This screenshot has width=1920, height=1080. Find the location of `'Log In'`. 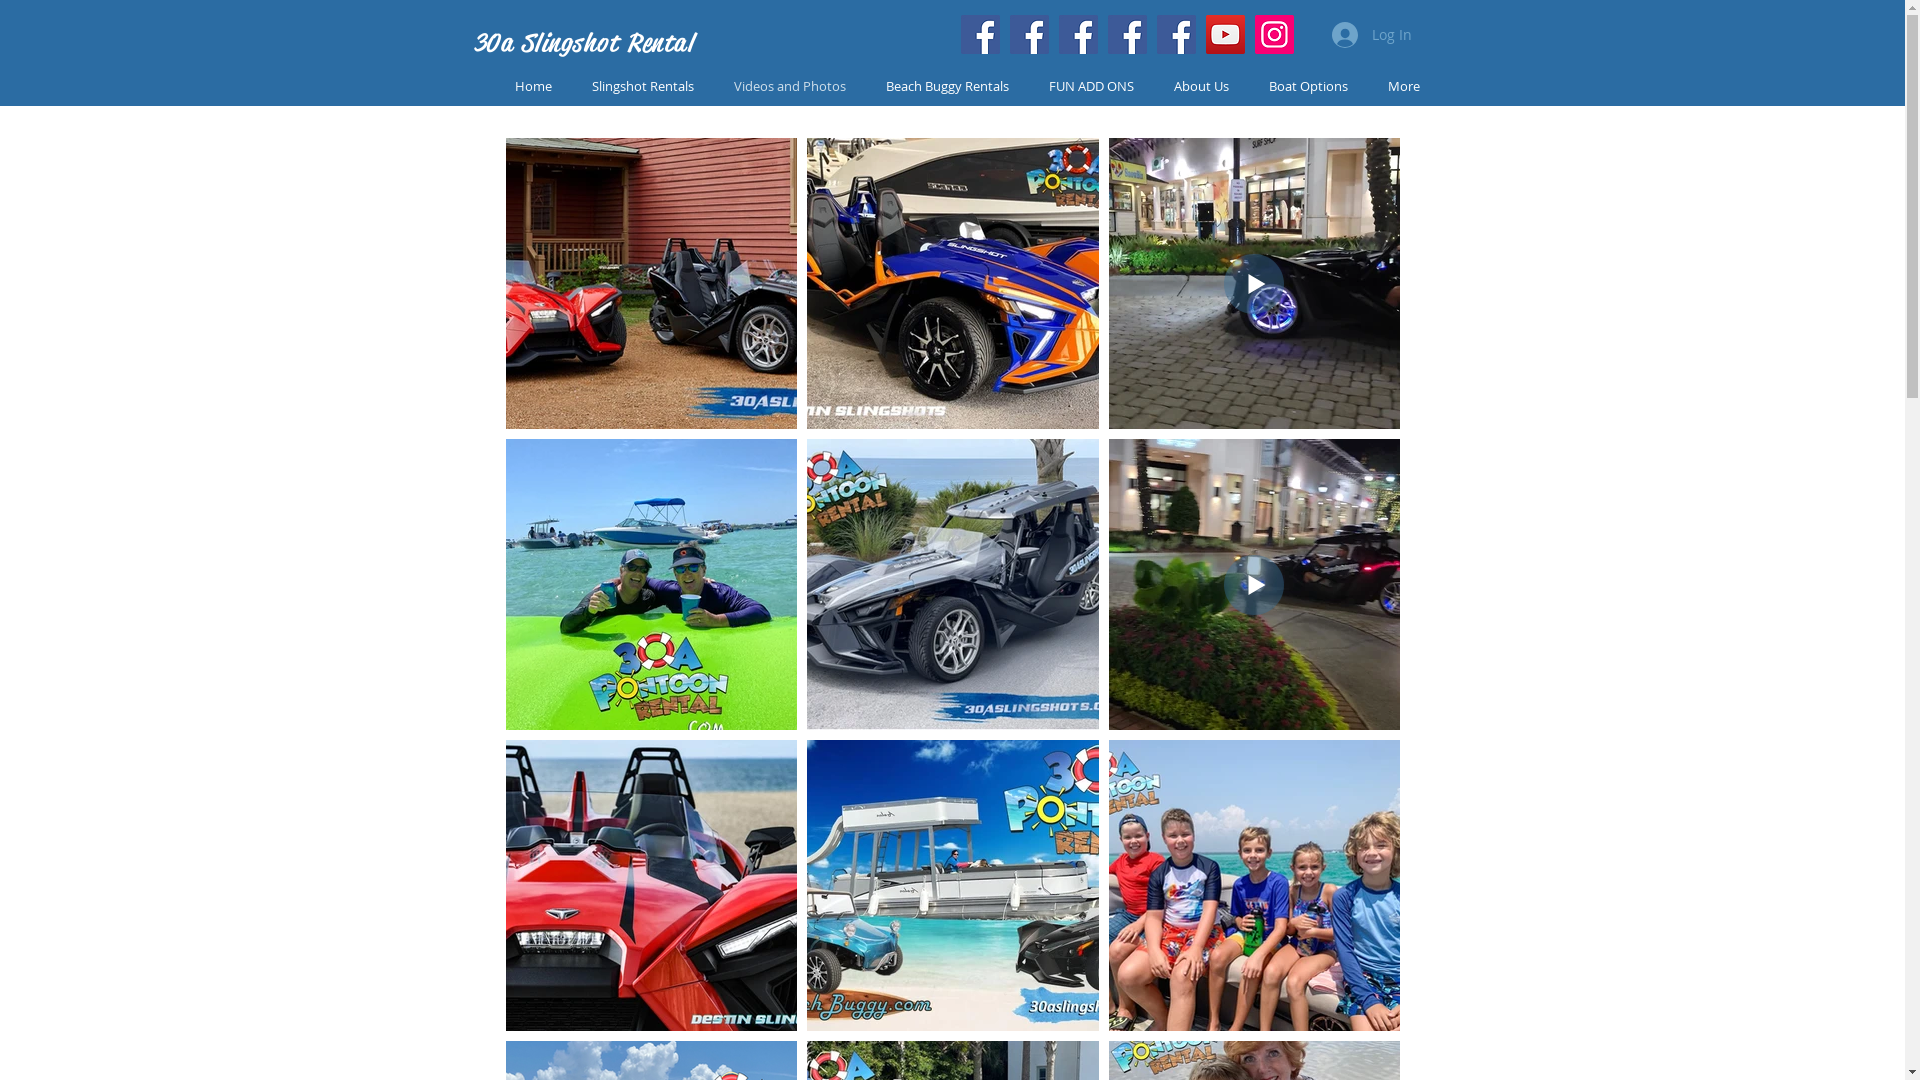

'Log In' is located at coordinates (1318, 34).